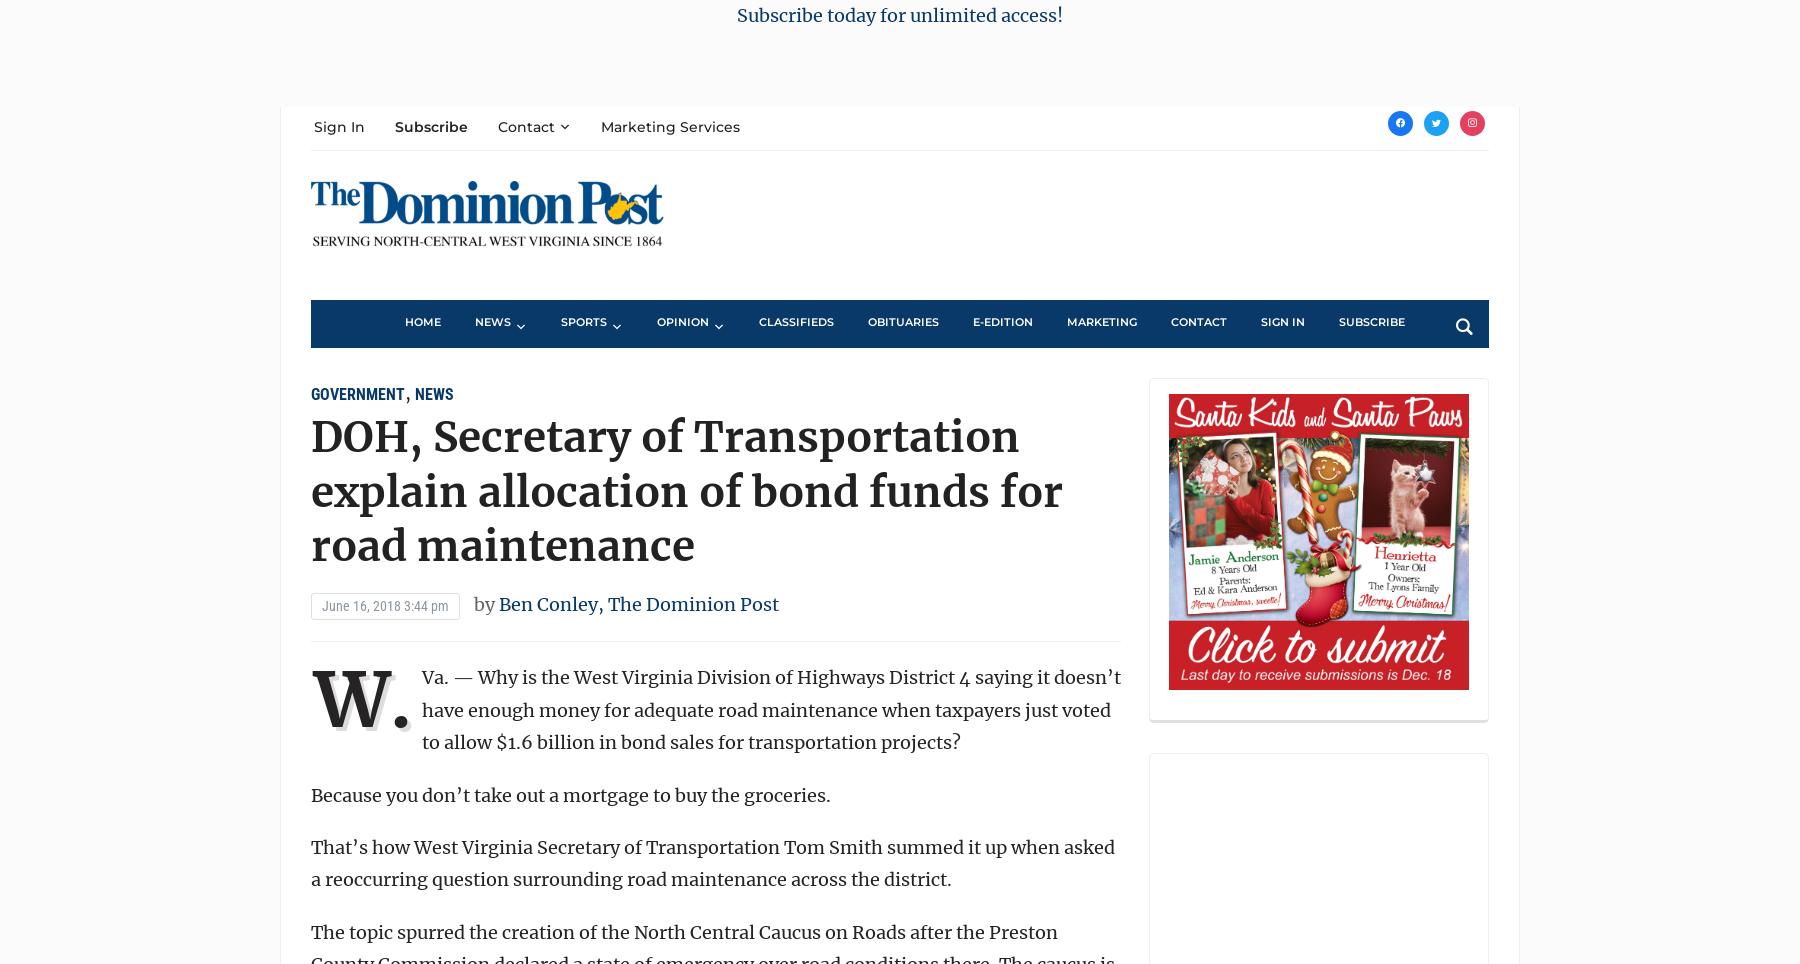 Image resolution: width=1800 pixels, height=964 pixels. I want to click on 'Marketing', so click(1101, 321).